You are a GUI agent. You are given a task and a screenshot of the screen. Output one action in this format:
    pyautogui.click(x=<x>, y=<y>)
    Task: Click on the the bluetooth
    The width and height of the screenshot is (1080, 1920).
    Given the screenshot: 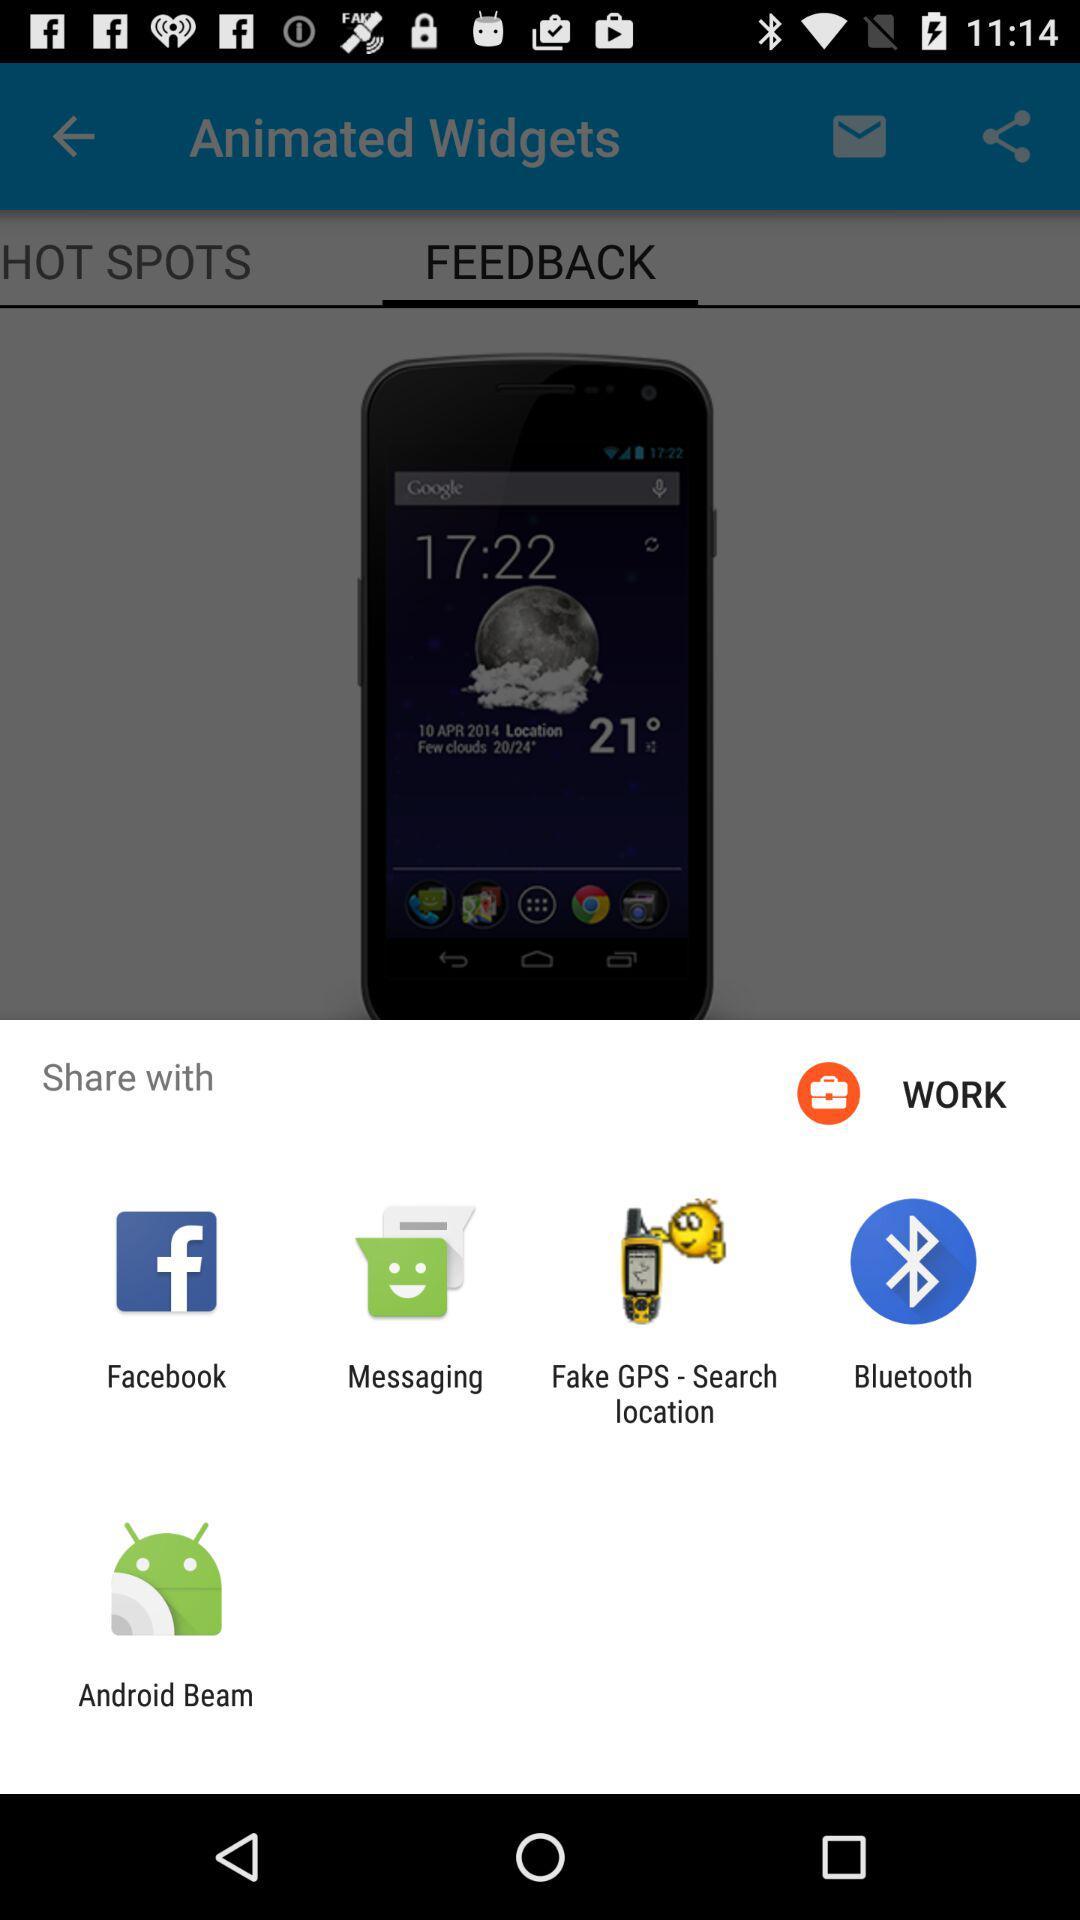 What is the action you would take?
    pyautogui.click(x=913, y=1392)
    